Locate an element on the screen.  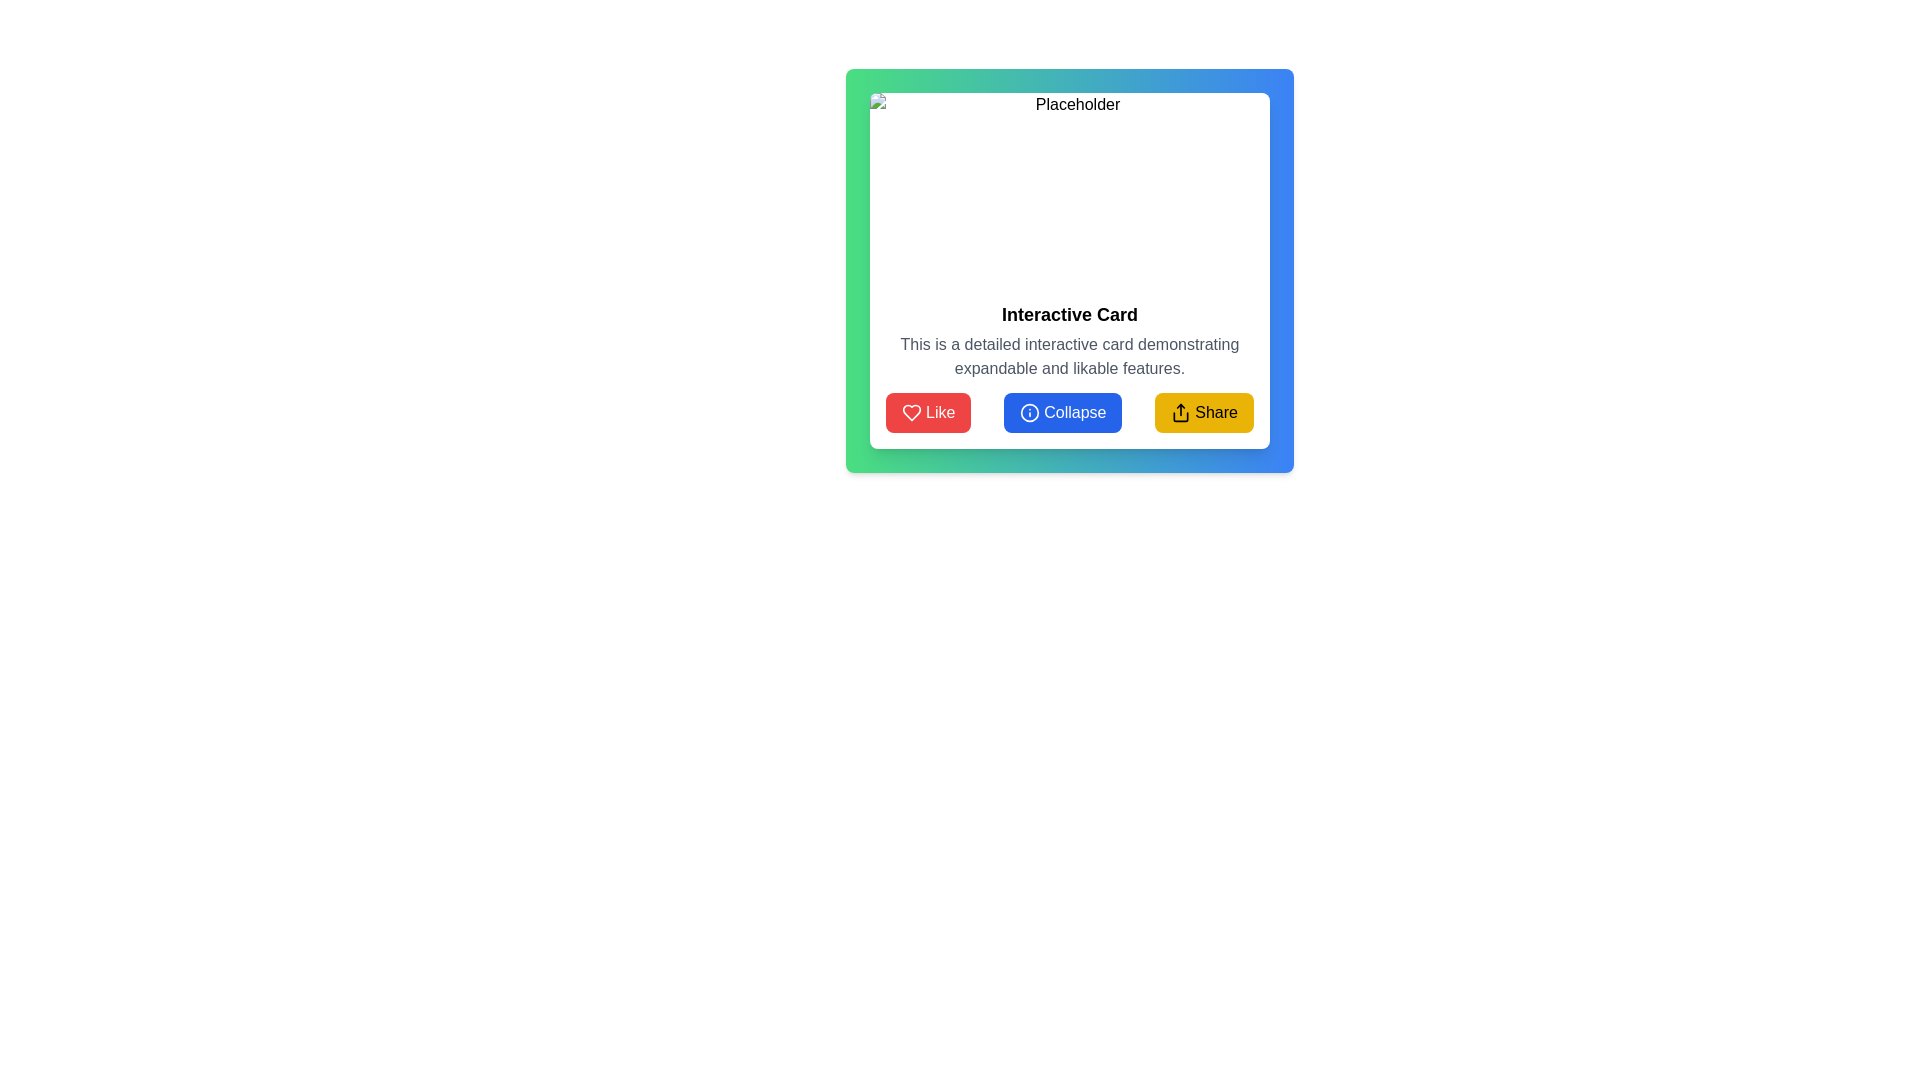
the small blue circular information icon containing an 'i' symbol located to the left within the 'Collapse' button at the bottom center of the interactive card interface is located at coordinates (1030, 411).